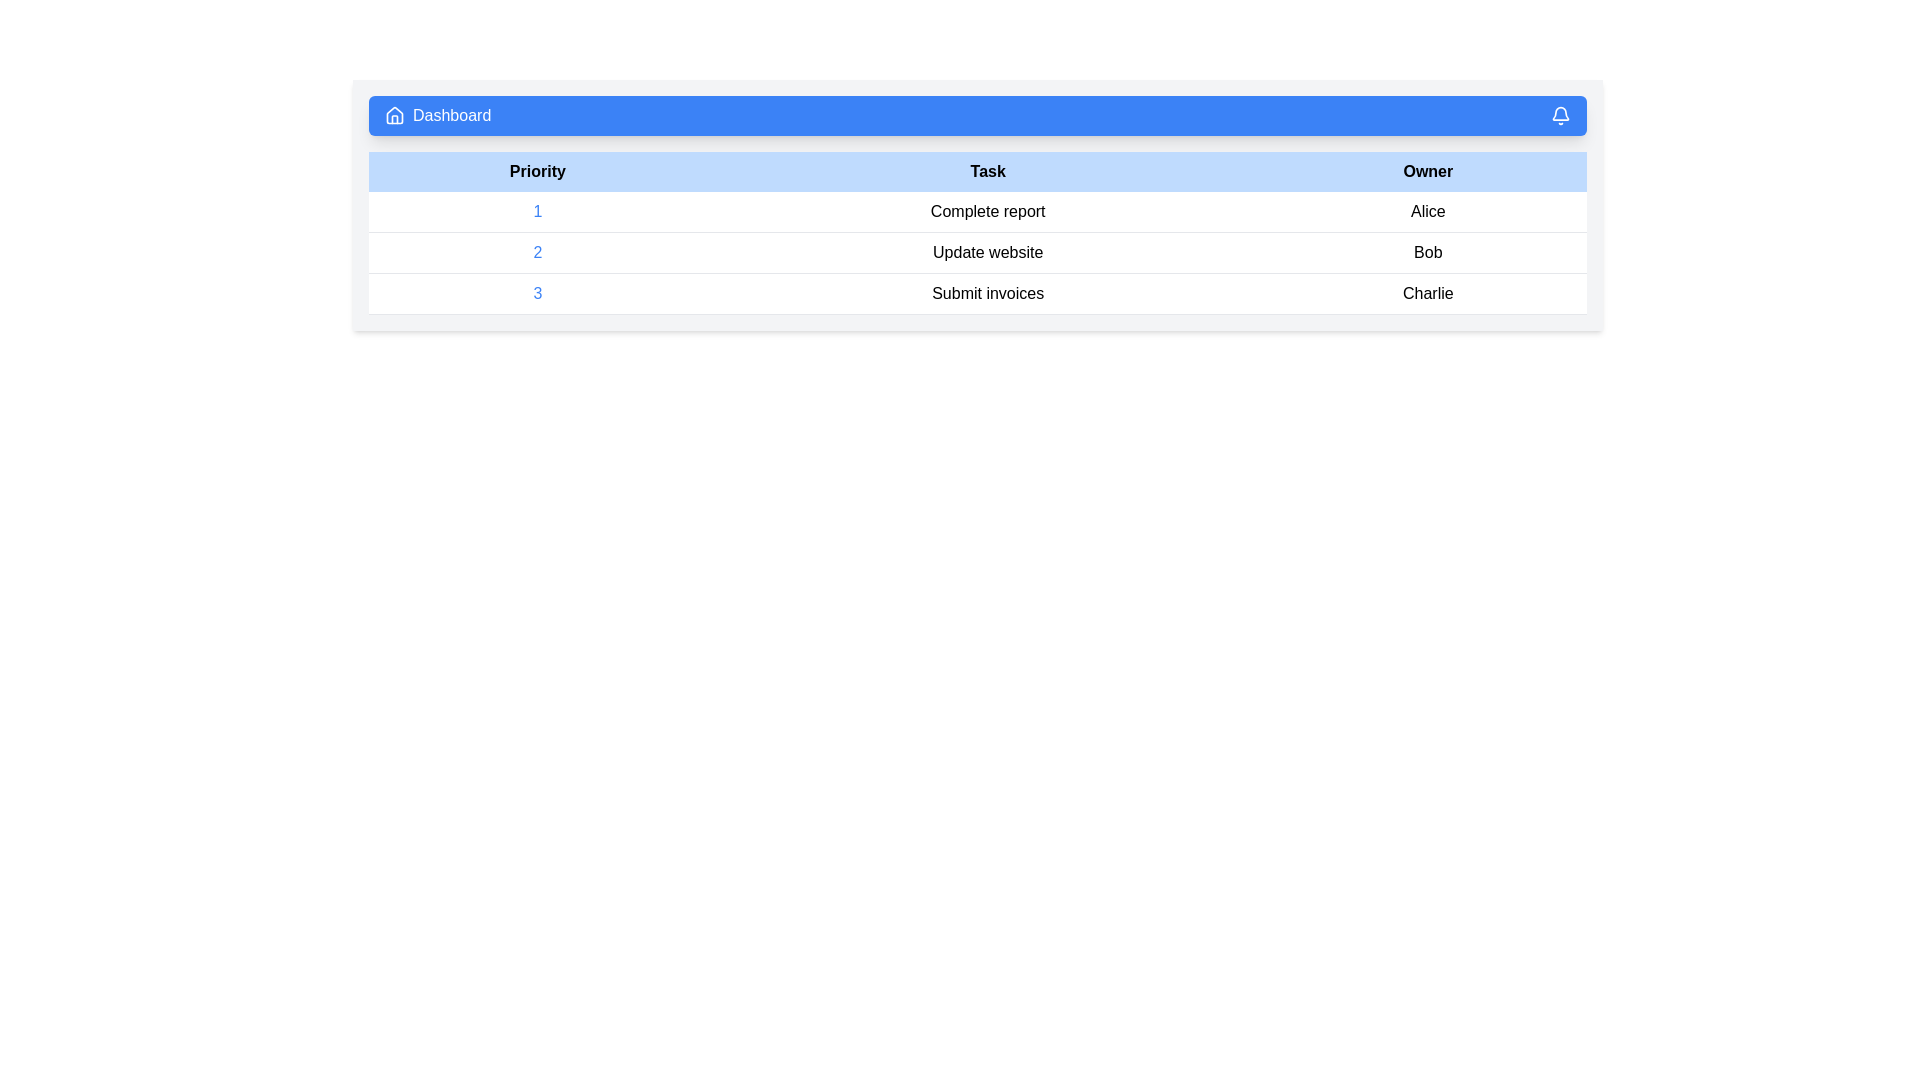  What do you see at coordinates (988, 293) in the screenshot?
I see `the text label located in the third column of row marked '3' within the table, positioned between the 'Priority' and 'Task' columns` at bounding box center [988, 293].